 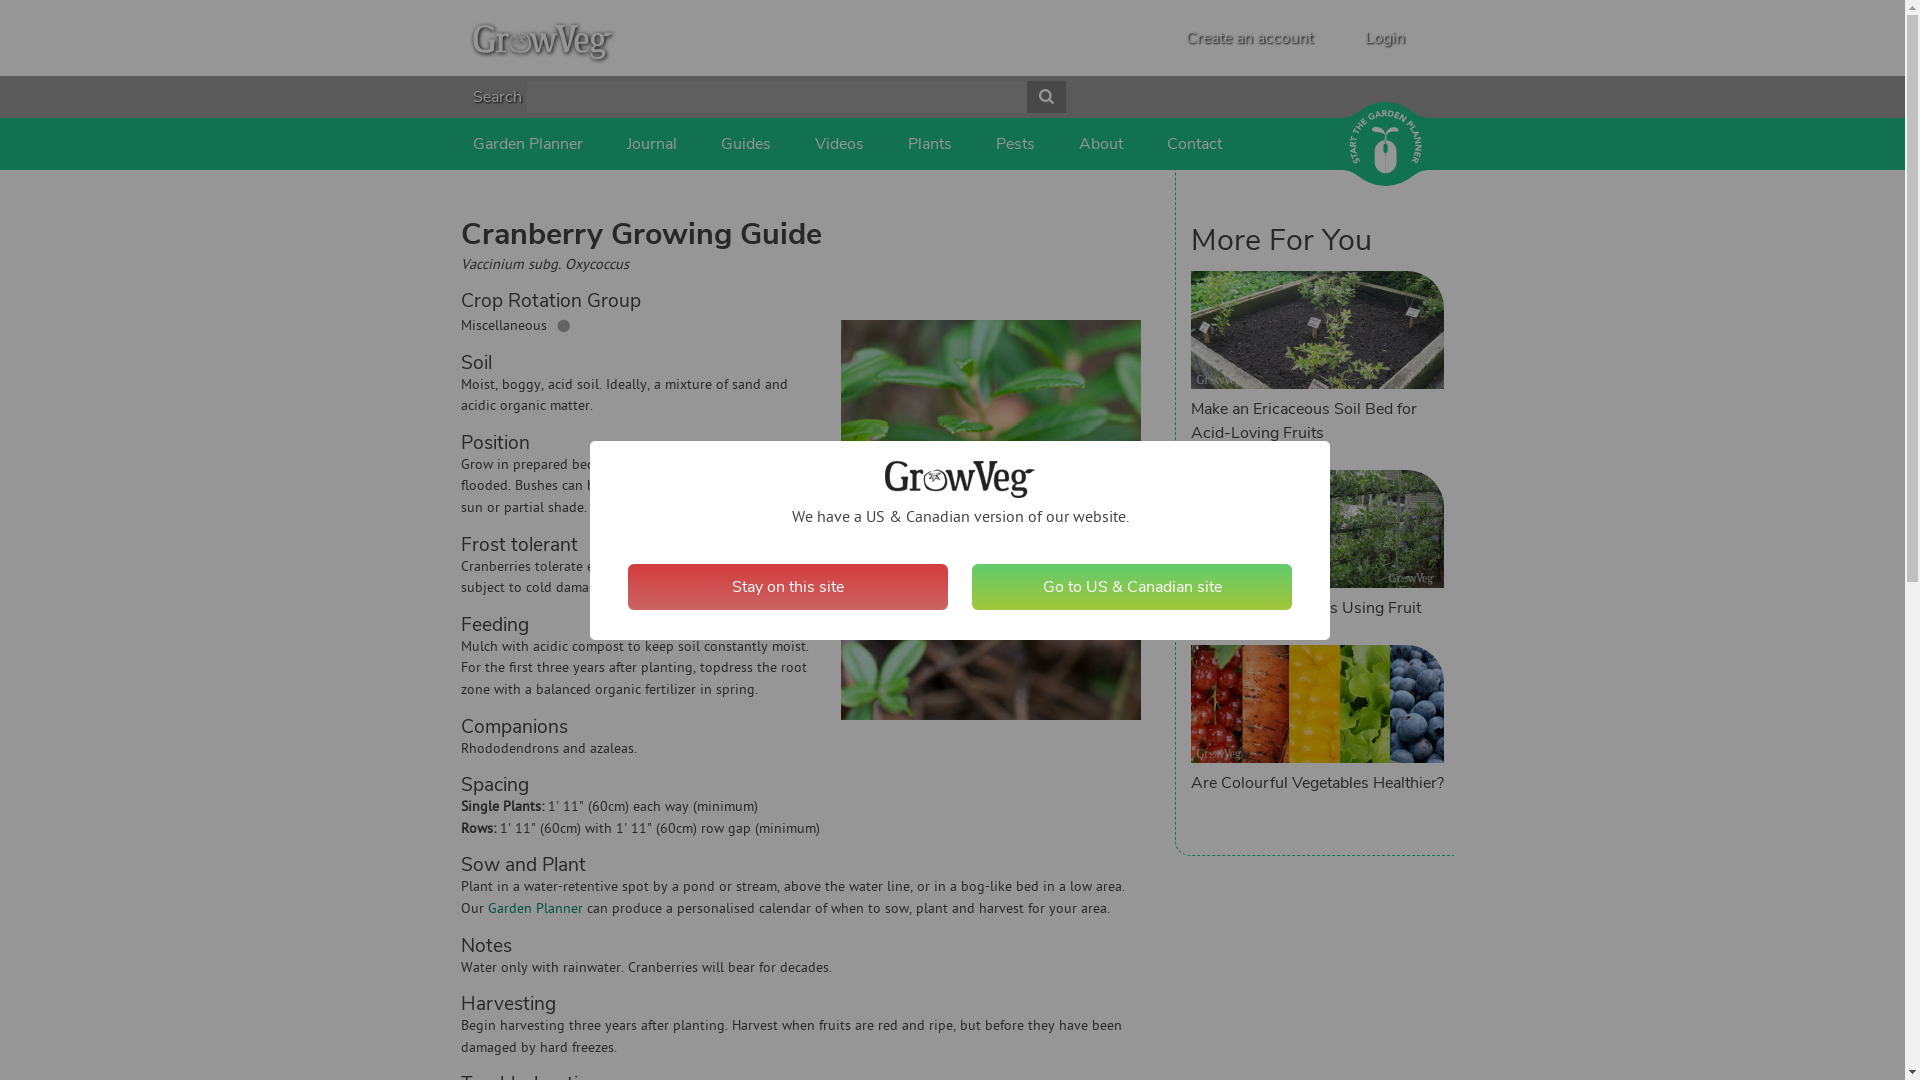 What do you see at coordinates (1132, 585) in the screenshot?
I see `'Go to US & Canadian site'` at bounding box center [1132, 585].